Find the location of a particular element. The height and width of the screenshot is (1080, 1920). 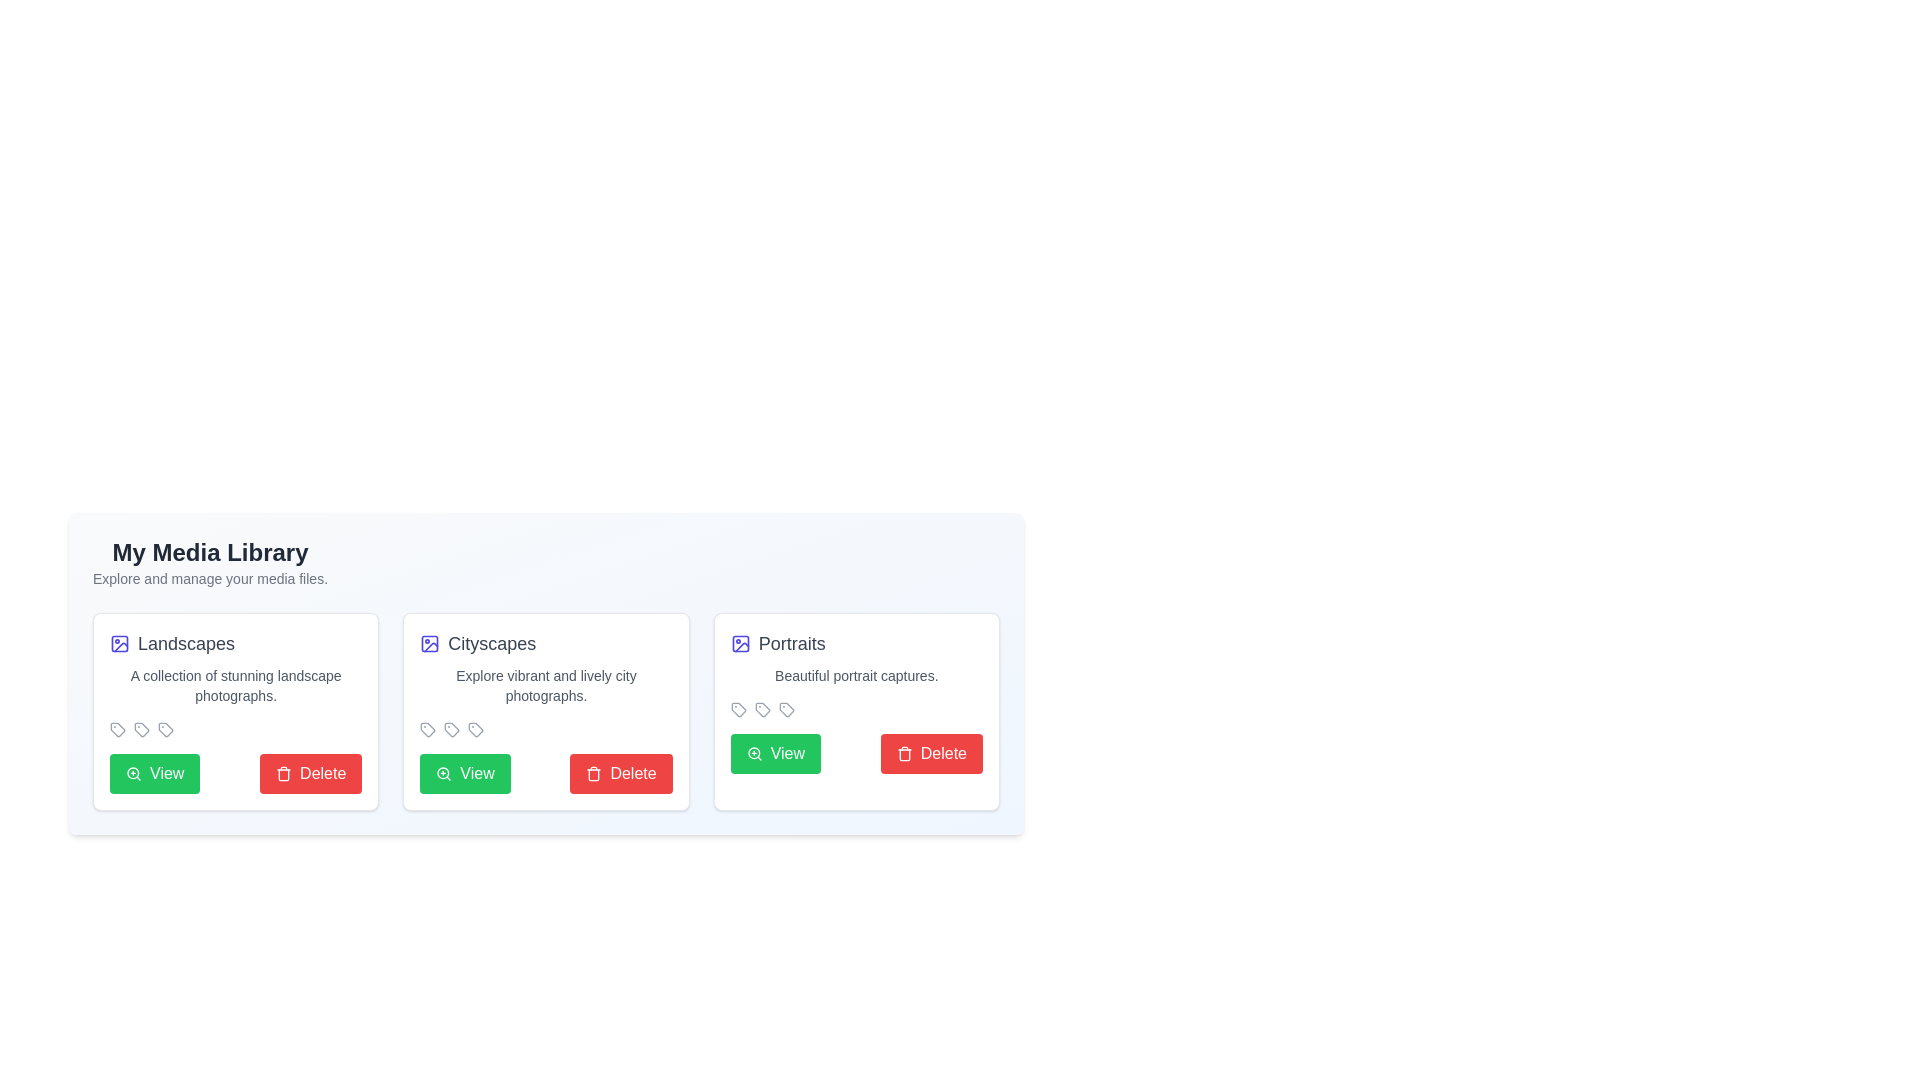

the tag icon located in the top-left area of the 'Landscapes' card in the 'My Media Library' section, which resembles a price tag with rounded strokes and grey coloring is located at coordinates (141, 729).